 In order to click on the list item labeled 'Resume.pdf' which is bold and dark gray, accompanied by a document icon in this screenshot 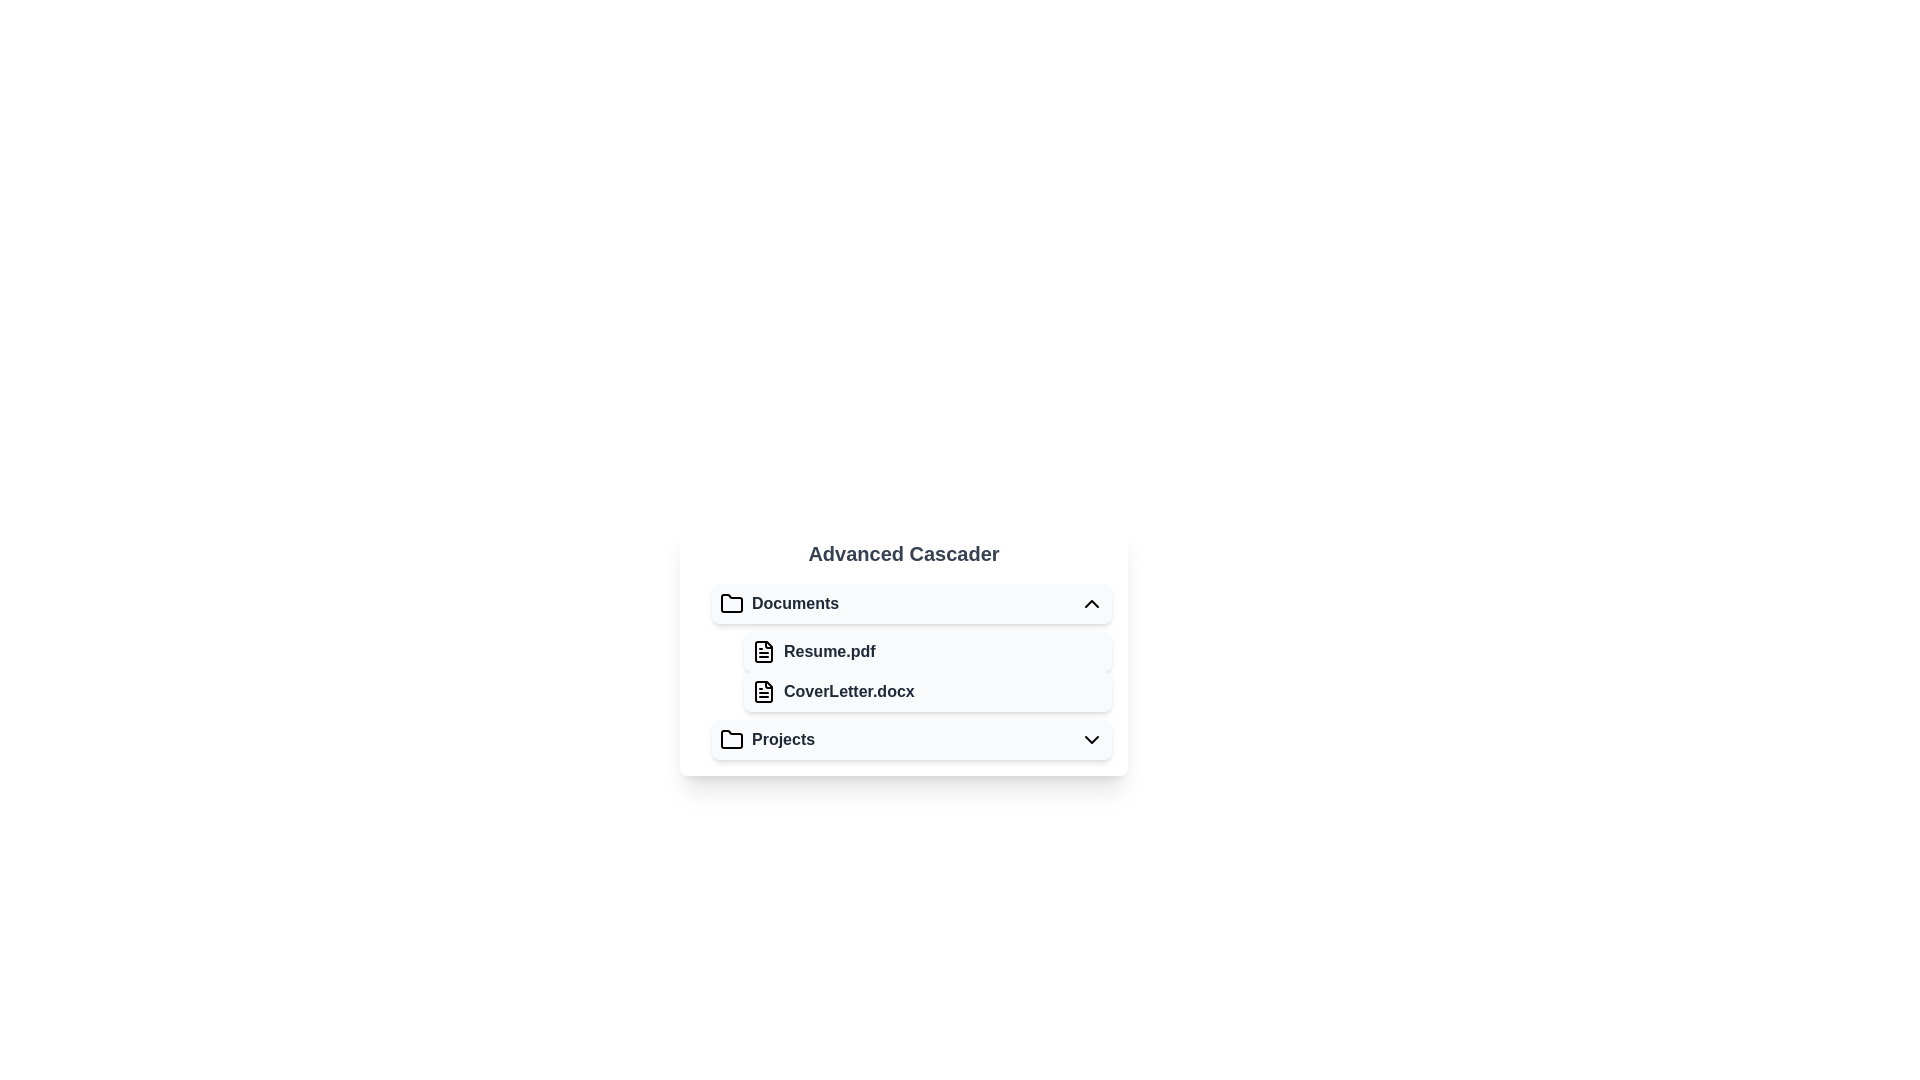, I will do `click(813, 651)`.